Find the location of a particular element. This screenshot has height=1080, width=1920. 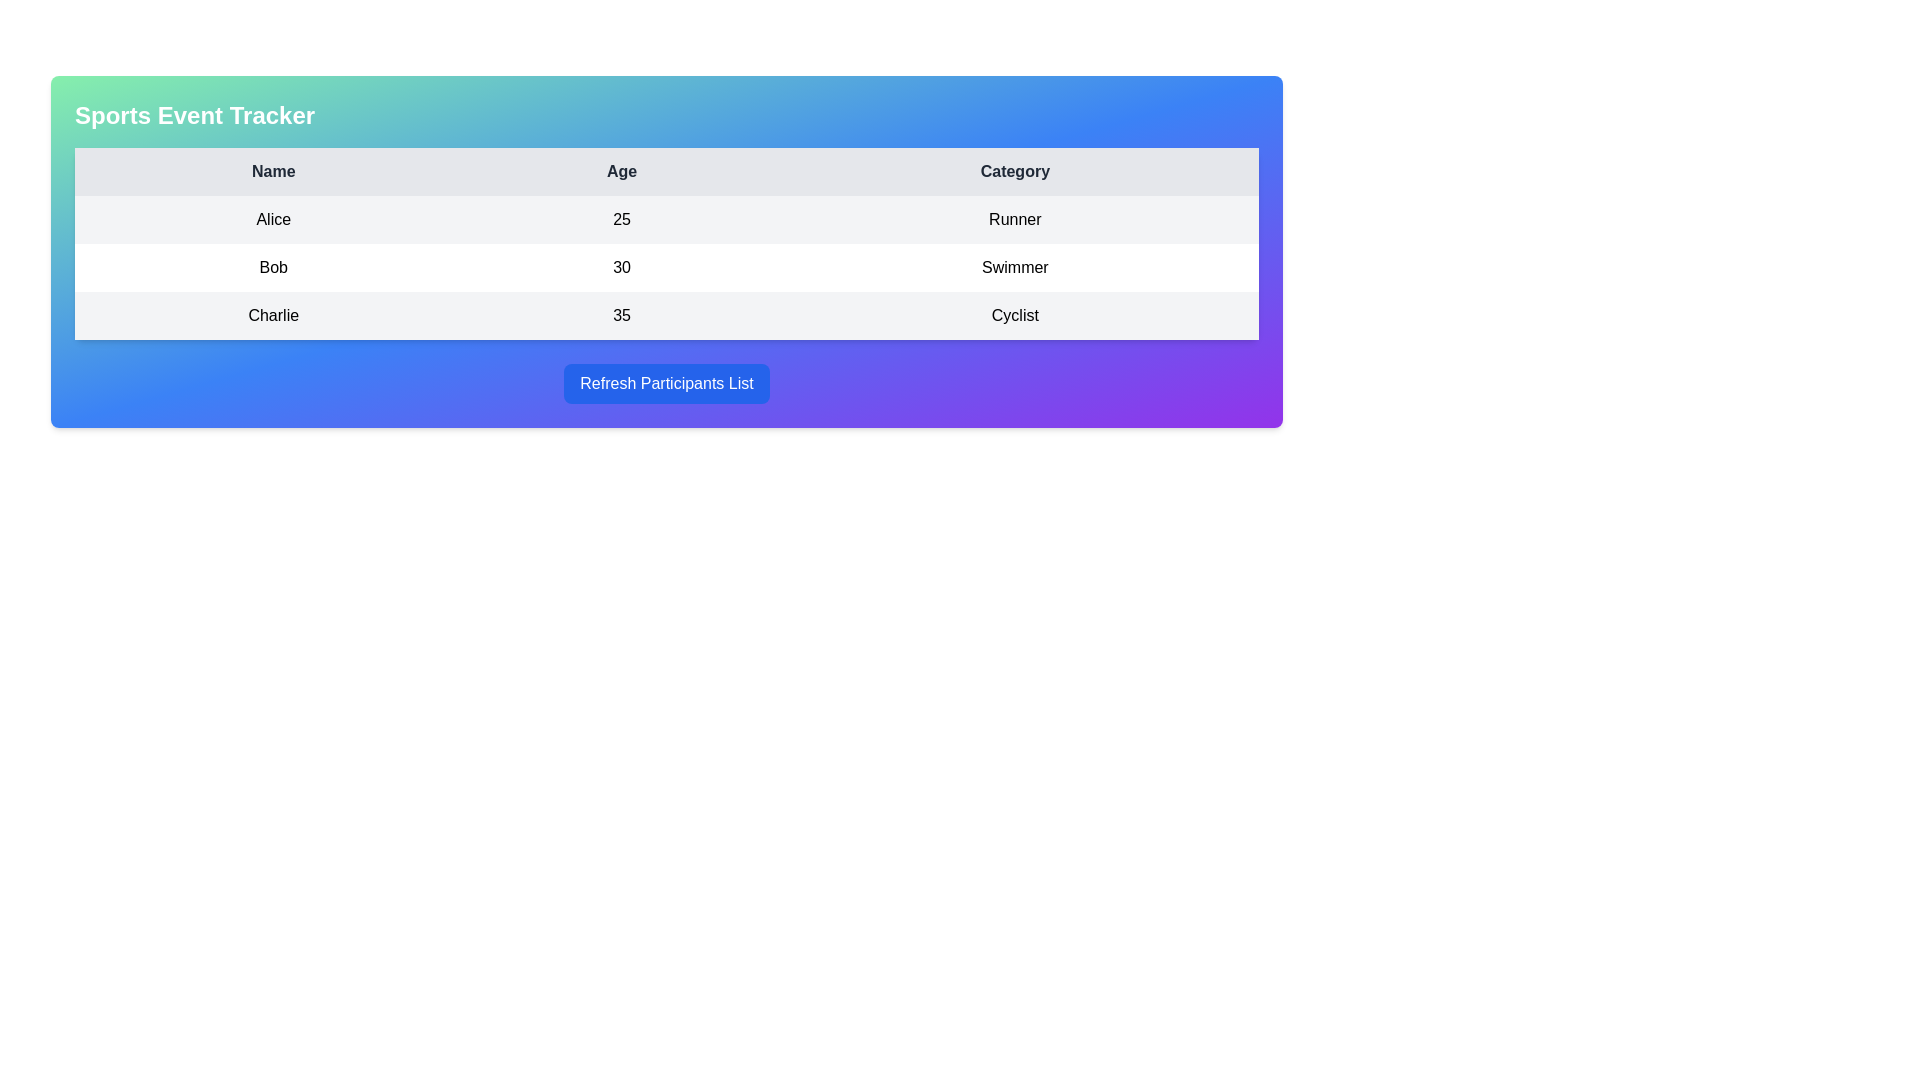

the second row of the table, which contains the data 'Bob', '30', 'Swimmer' is located at coordinates (667, 266).